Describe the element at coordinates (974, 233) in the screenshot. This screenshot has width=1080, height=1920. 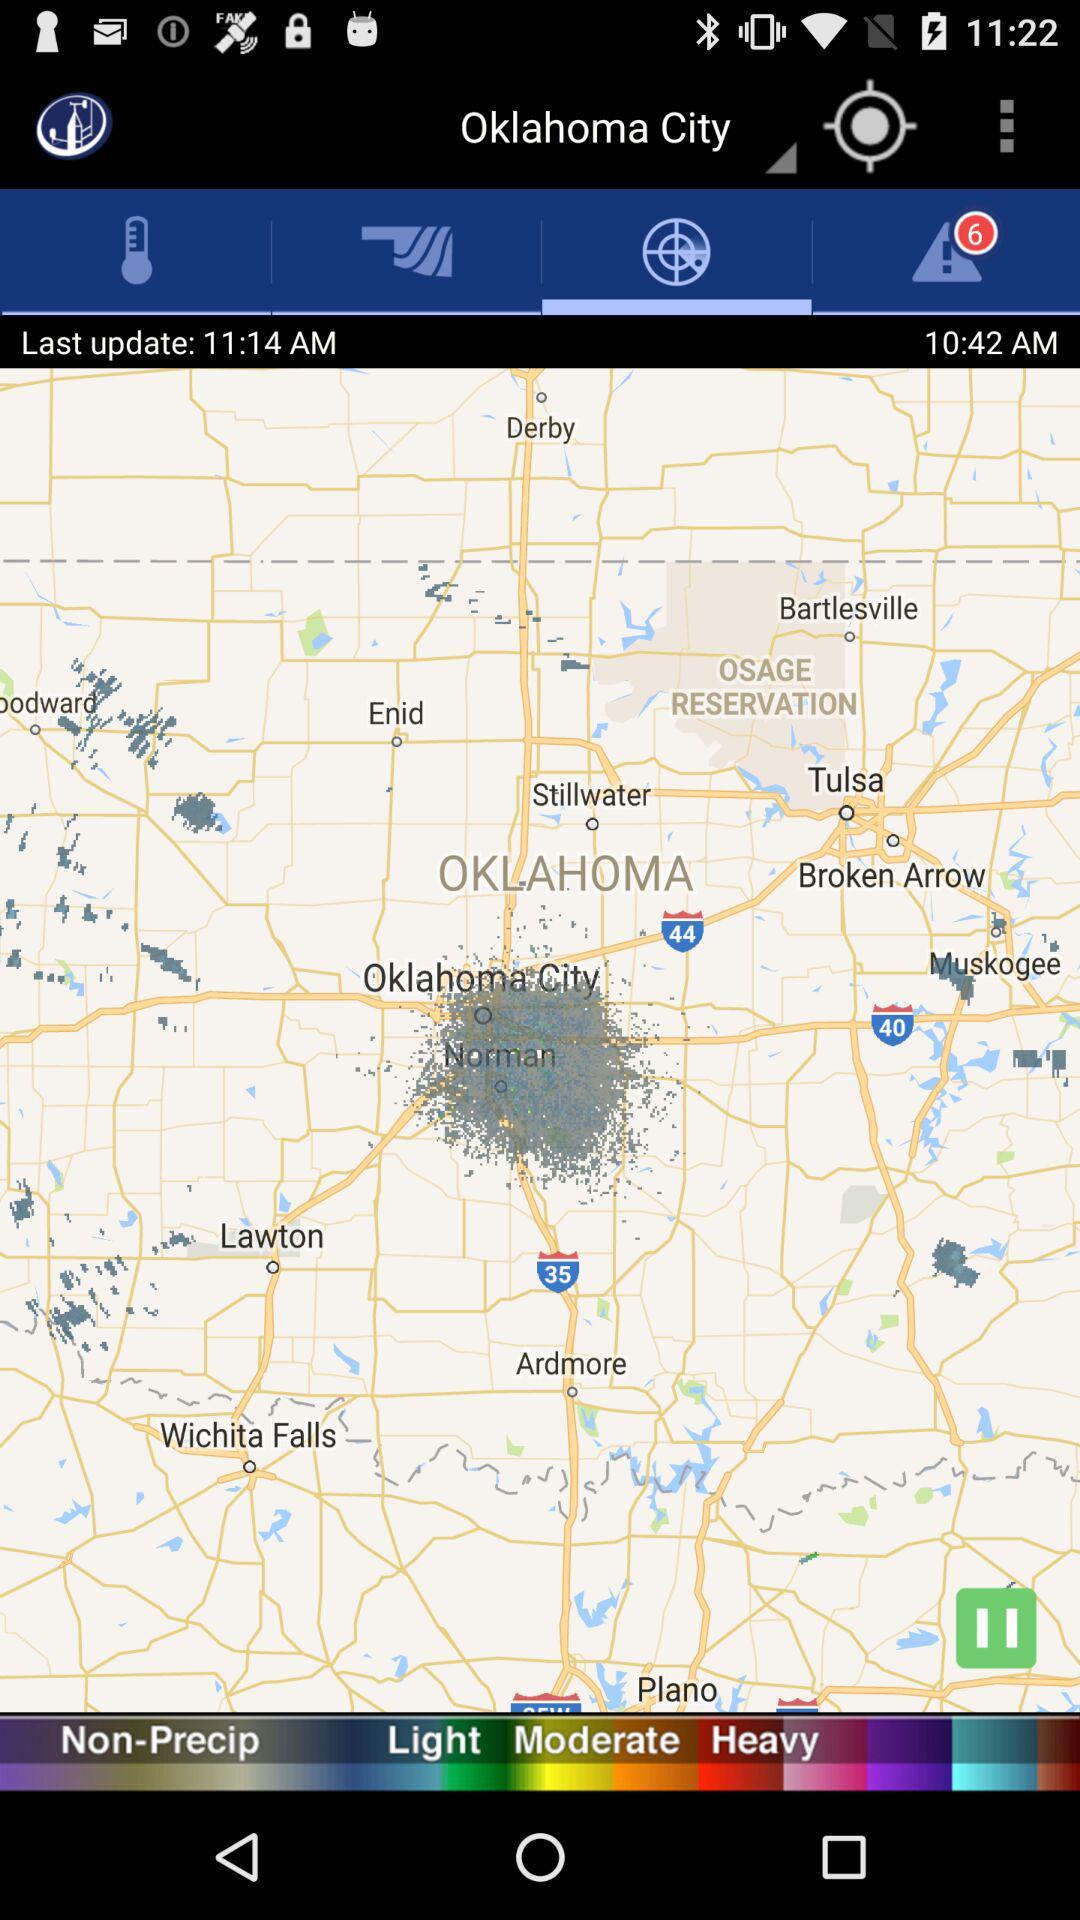
I see `the number on the icon which is on top at the right corner` at that location.